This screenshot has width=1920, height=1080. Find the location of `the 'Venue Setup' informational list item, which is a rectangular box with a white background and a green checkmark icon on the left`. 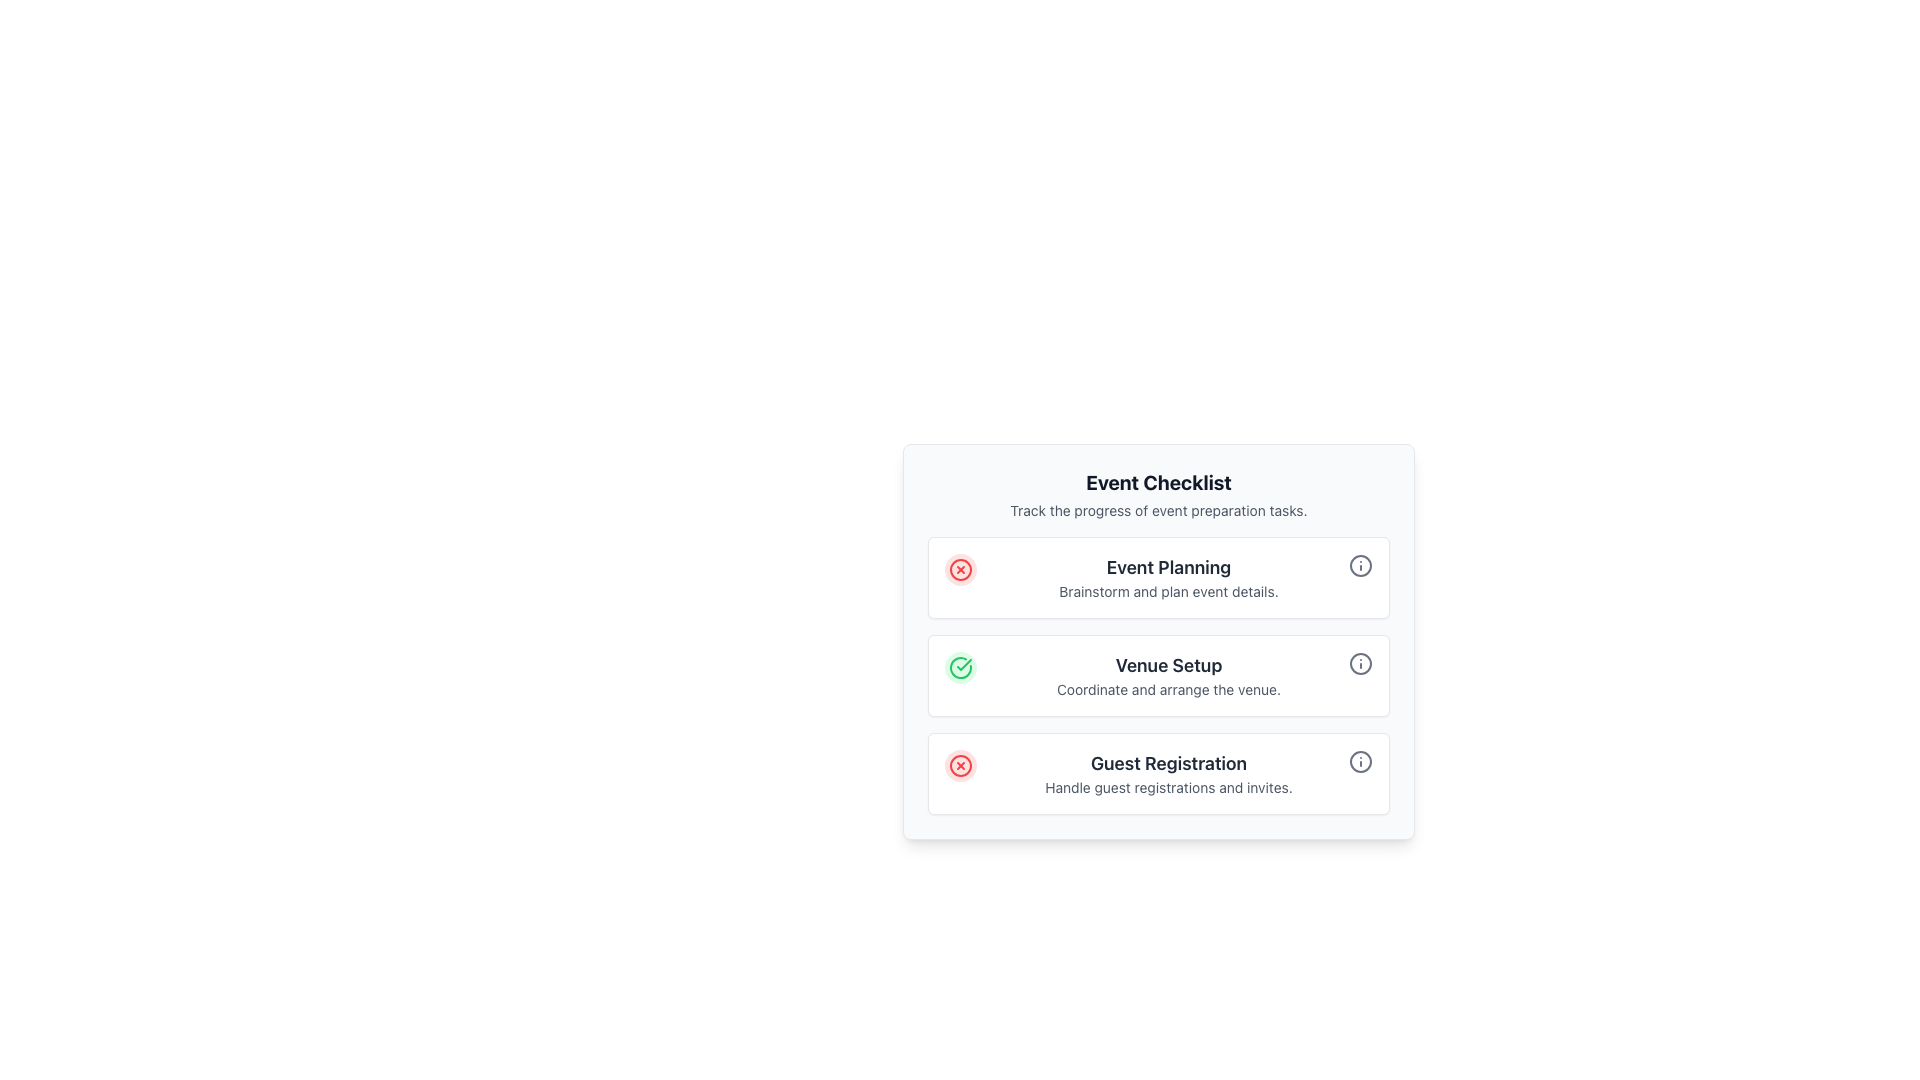

the 'Venue Setup' informational list item, which is a rectangular box with a white background and a green checkmark icon on the left is located at coordinates (1158, 675).